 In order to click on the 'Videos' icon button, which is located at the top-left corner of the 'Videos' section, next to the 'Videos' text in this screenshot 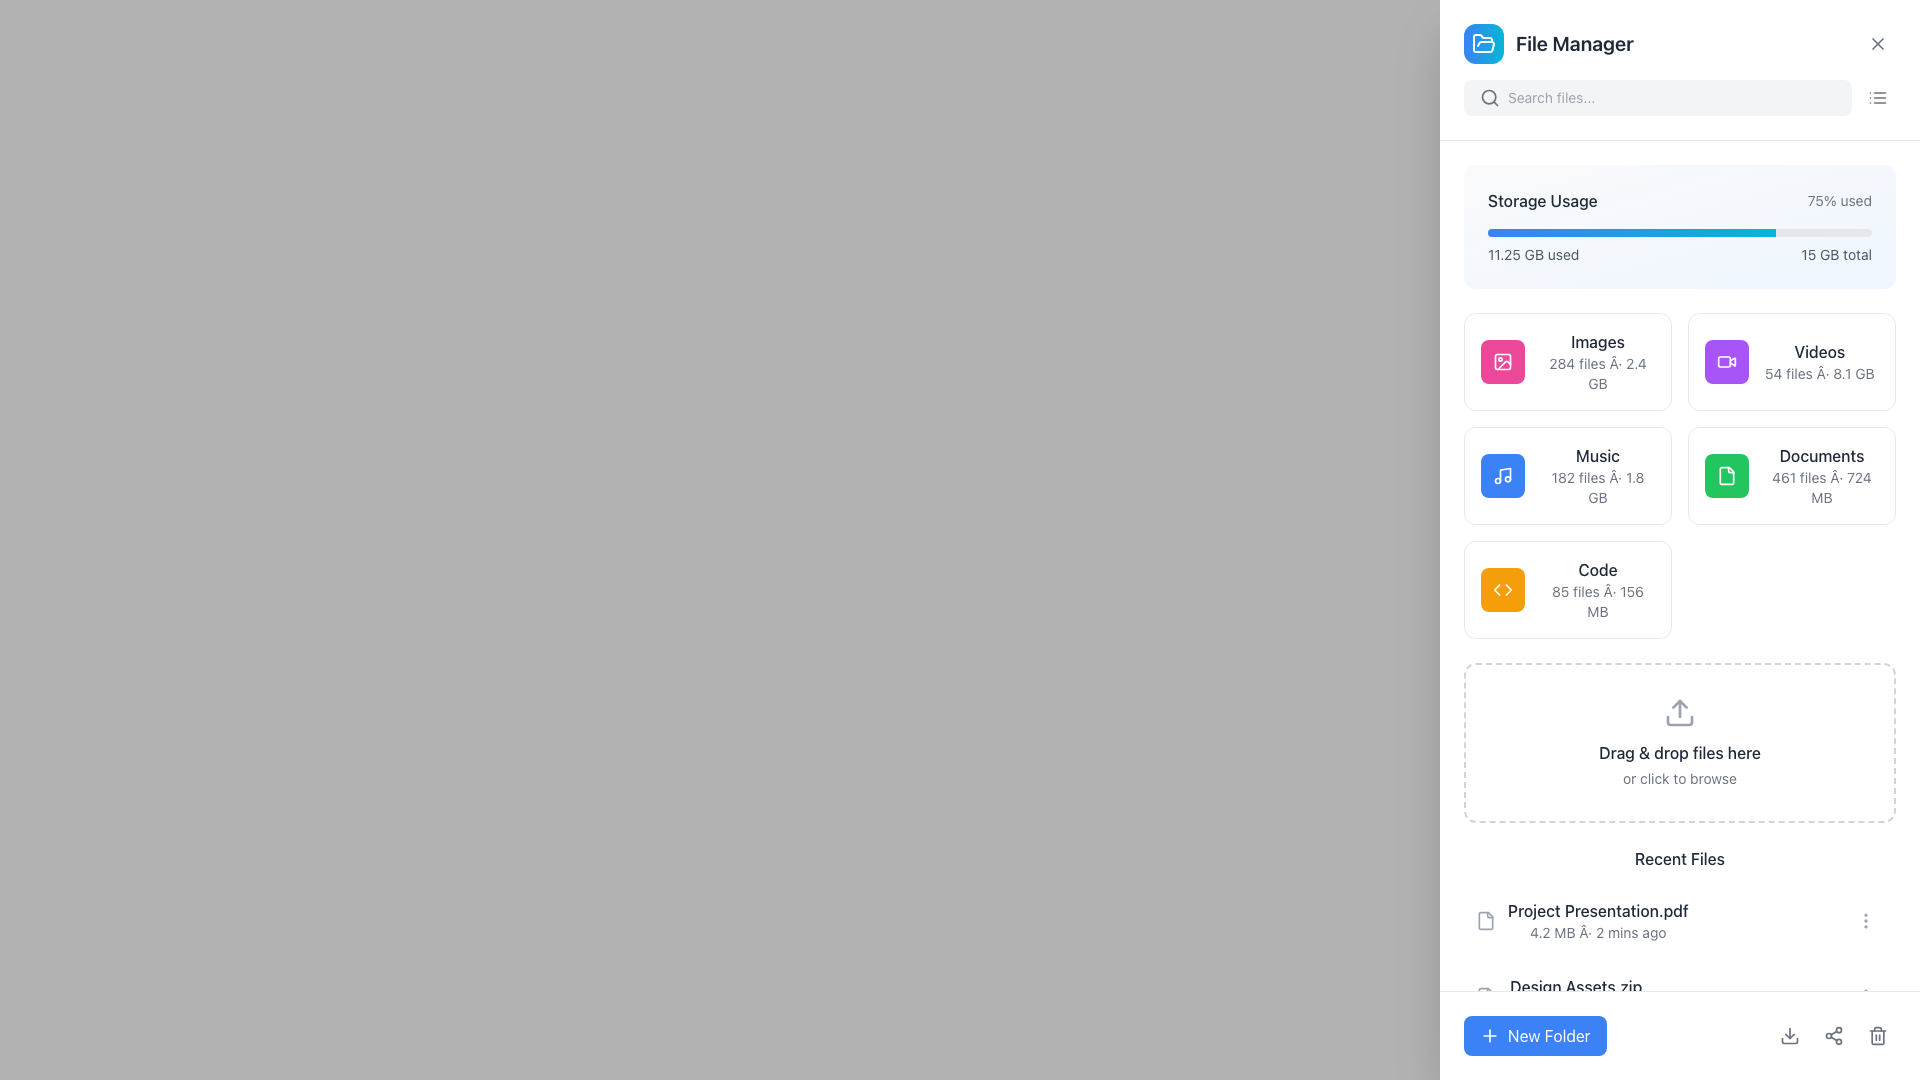, I will do `click(1726, 362)`.